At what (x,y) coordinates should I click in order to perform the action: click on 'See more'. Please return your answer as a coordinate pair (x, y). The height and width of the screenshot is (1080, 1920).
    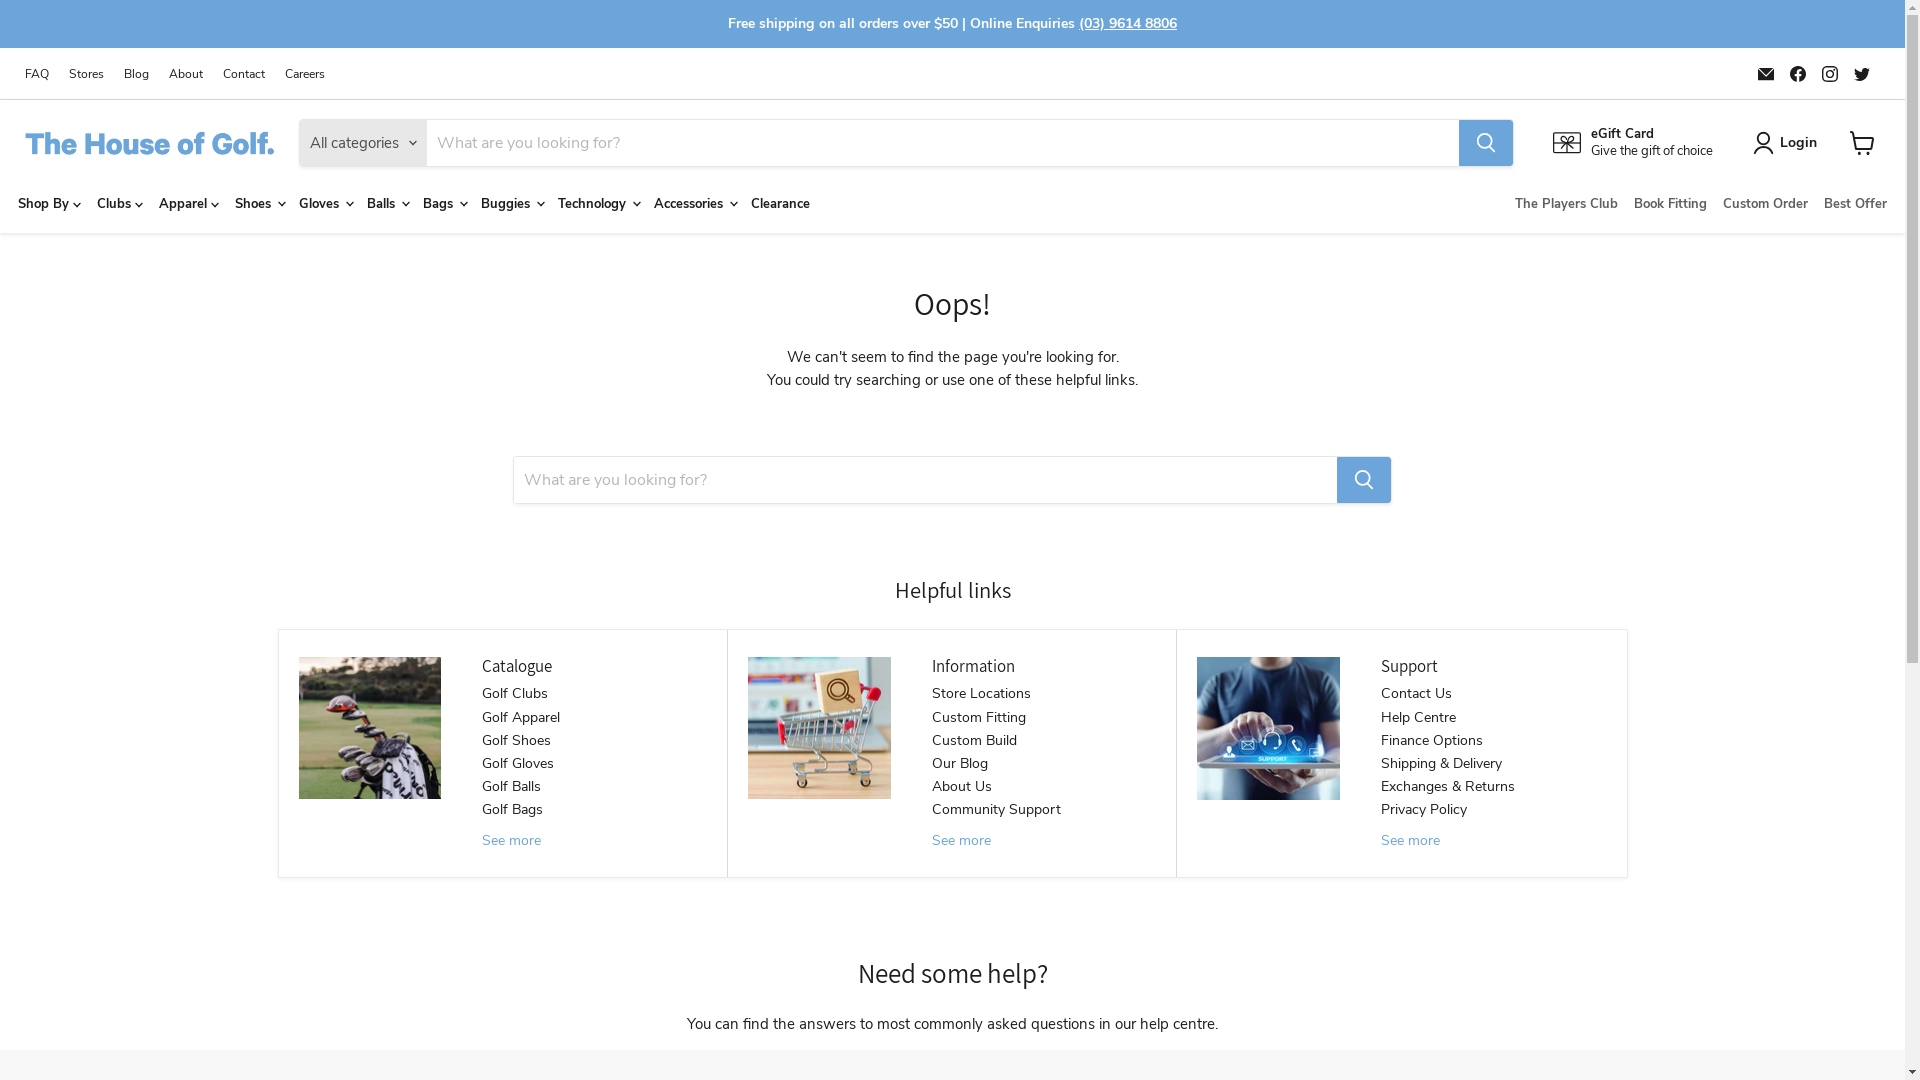
    Looking at the image, I should click on (1409, 840).